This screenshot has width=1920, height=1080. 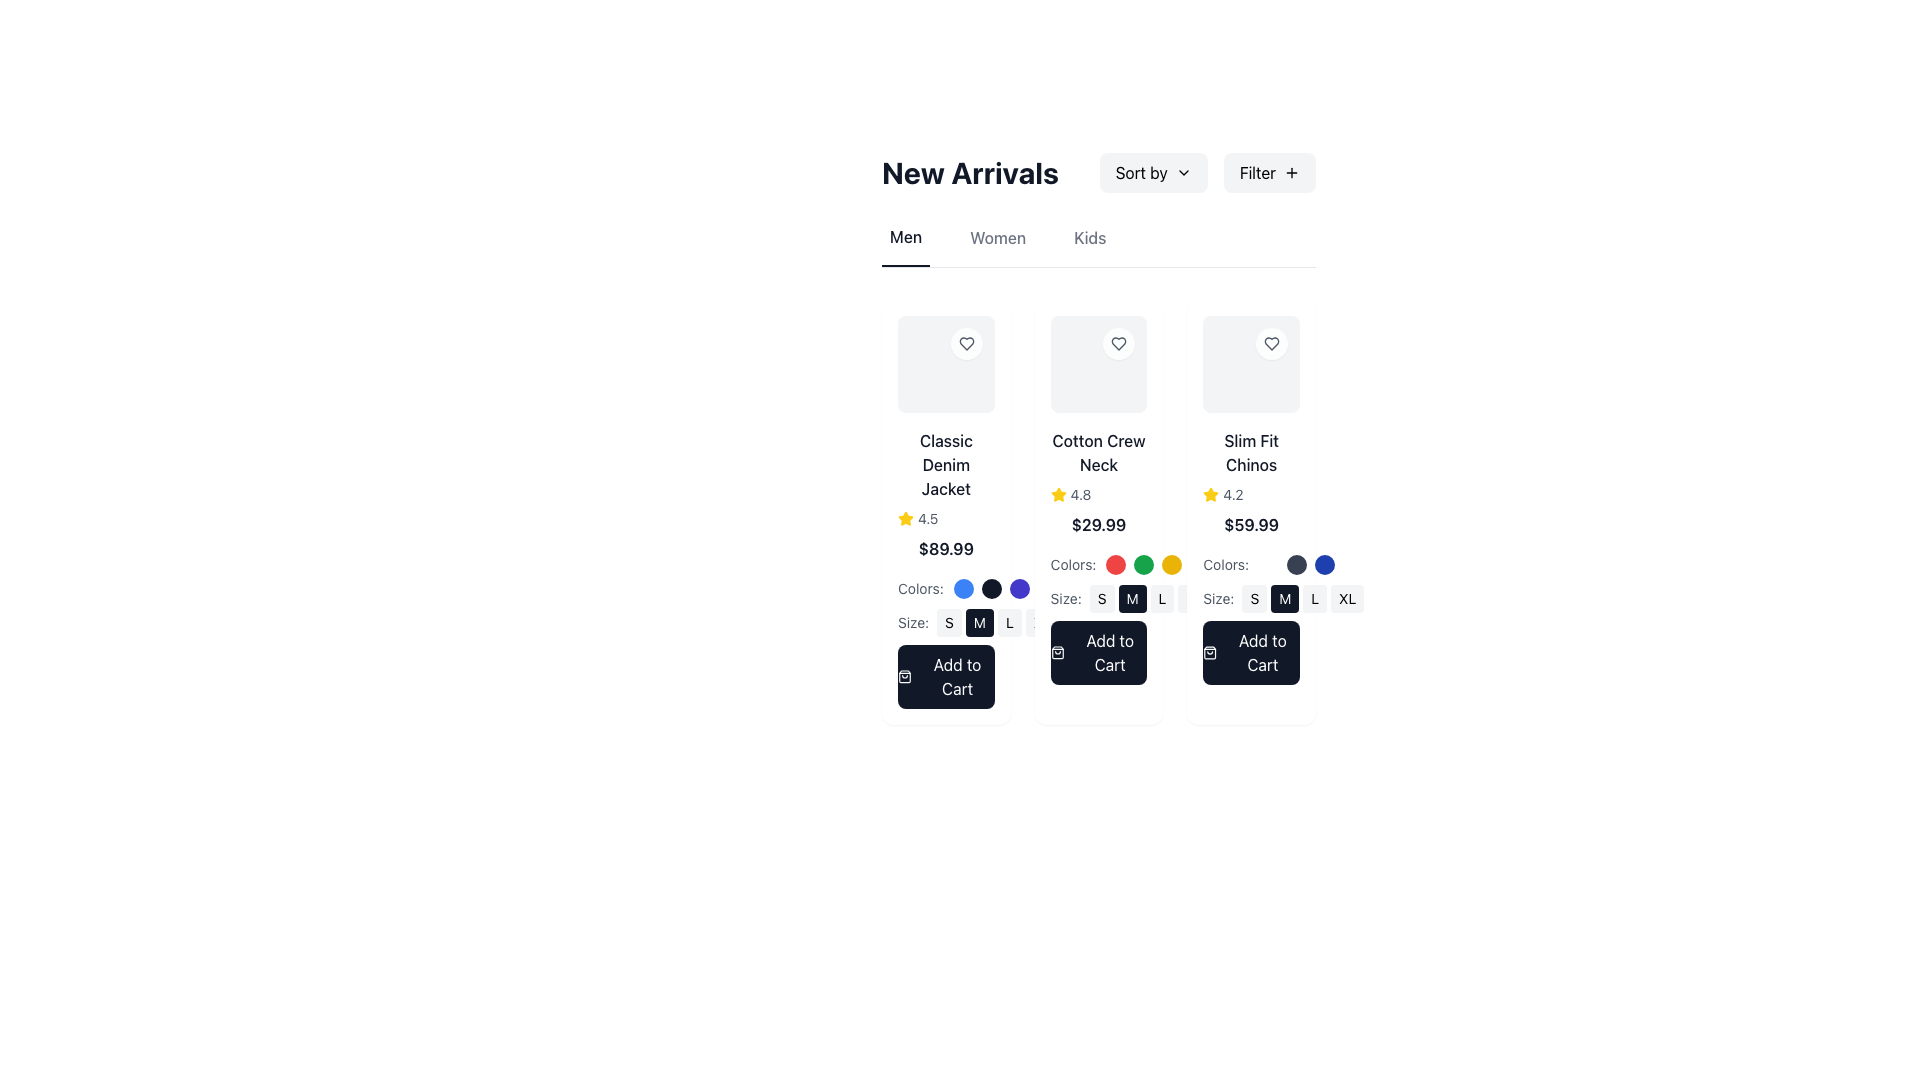 I want to click on the 'Men' navigation tab to filter or view content related to 'Men', so click(x=905, y=245).